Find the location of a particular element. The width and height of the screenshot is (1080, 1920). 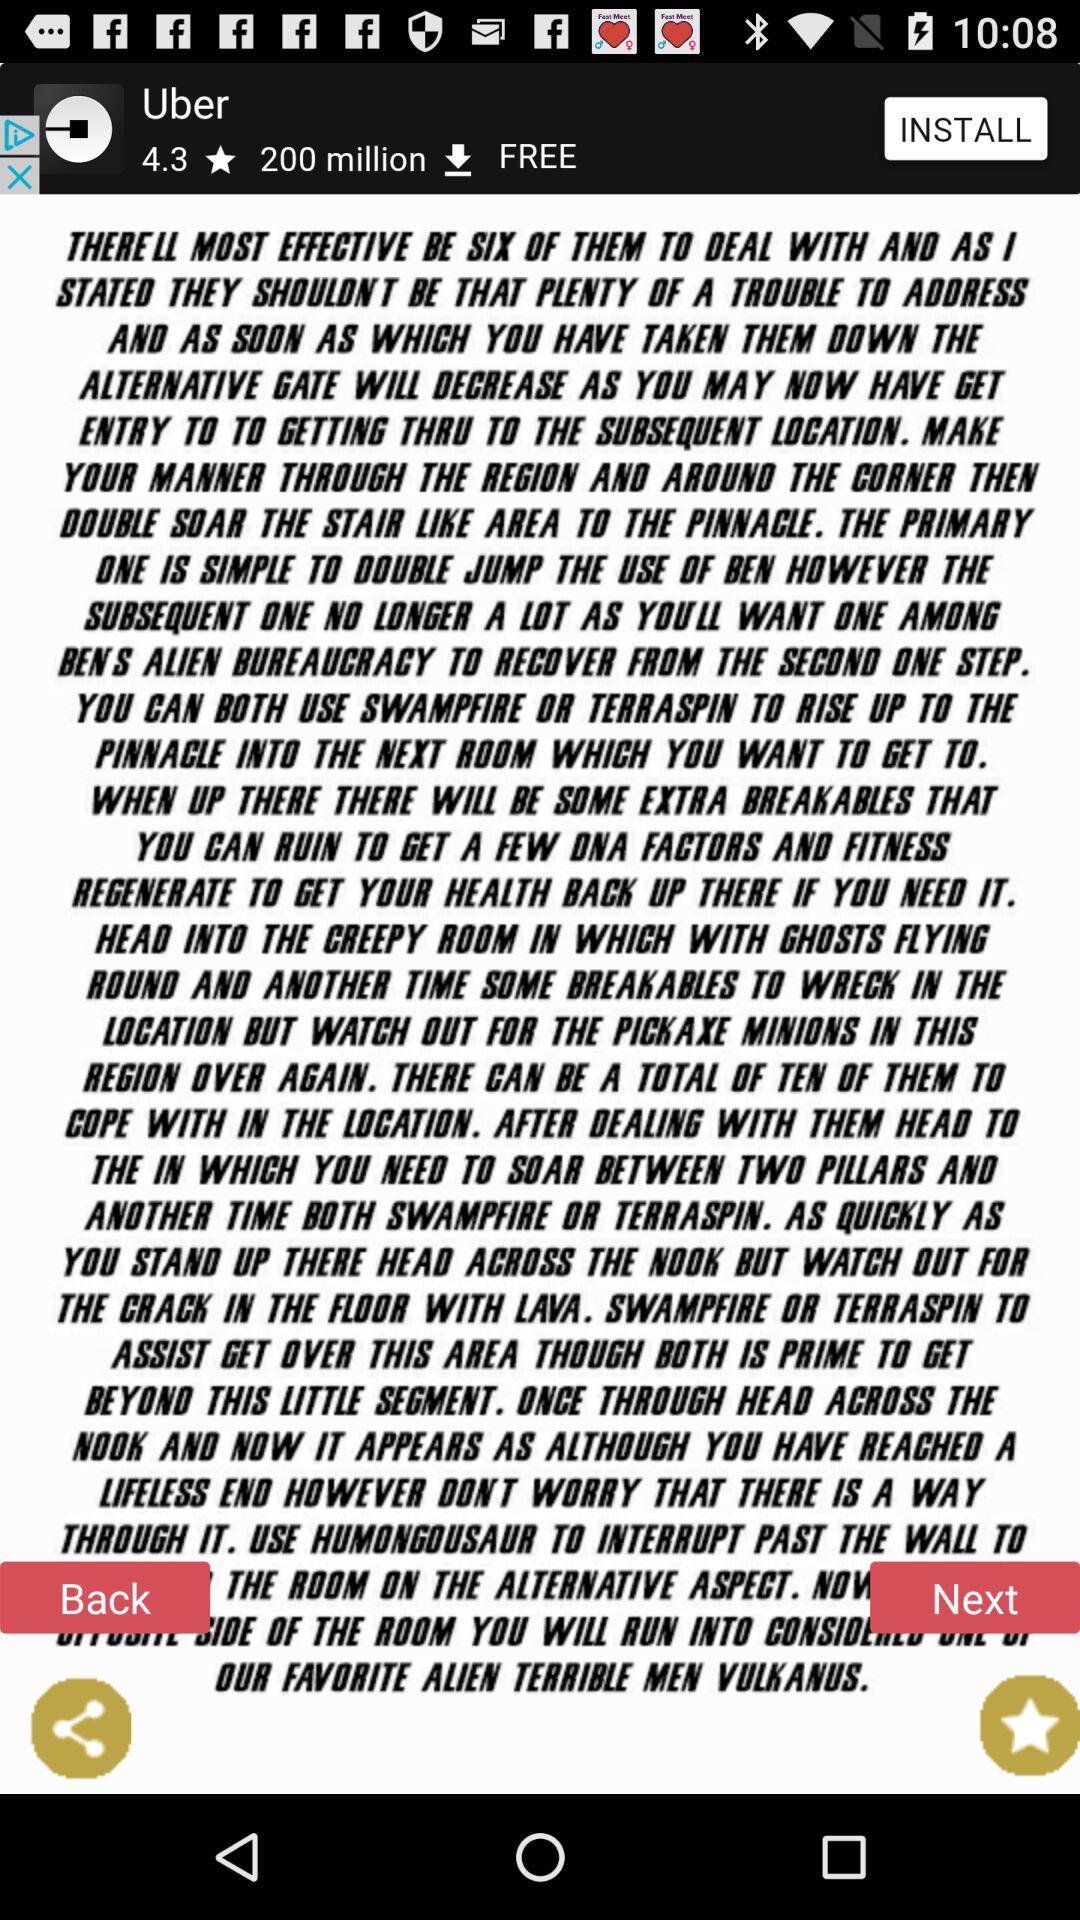

item below the next icon is located at coordinates (1014, 1724).